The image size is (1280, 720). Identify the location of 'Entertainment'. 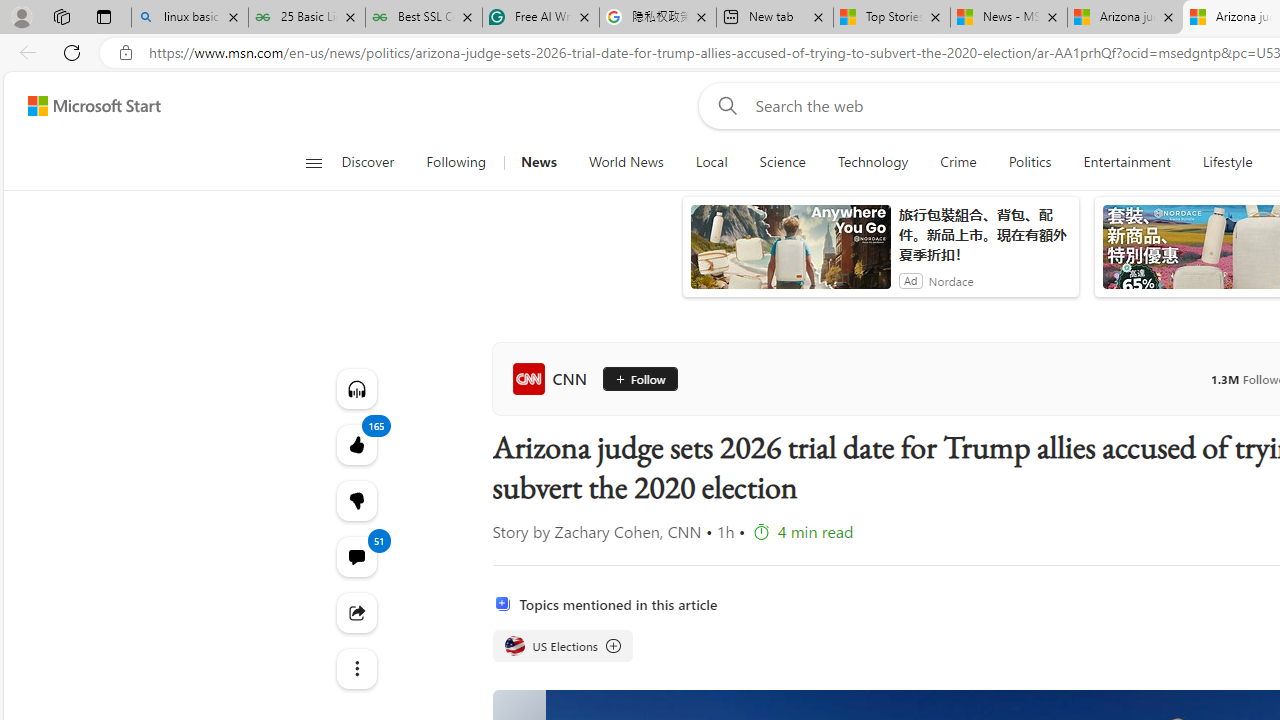
(1127, 162).